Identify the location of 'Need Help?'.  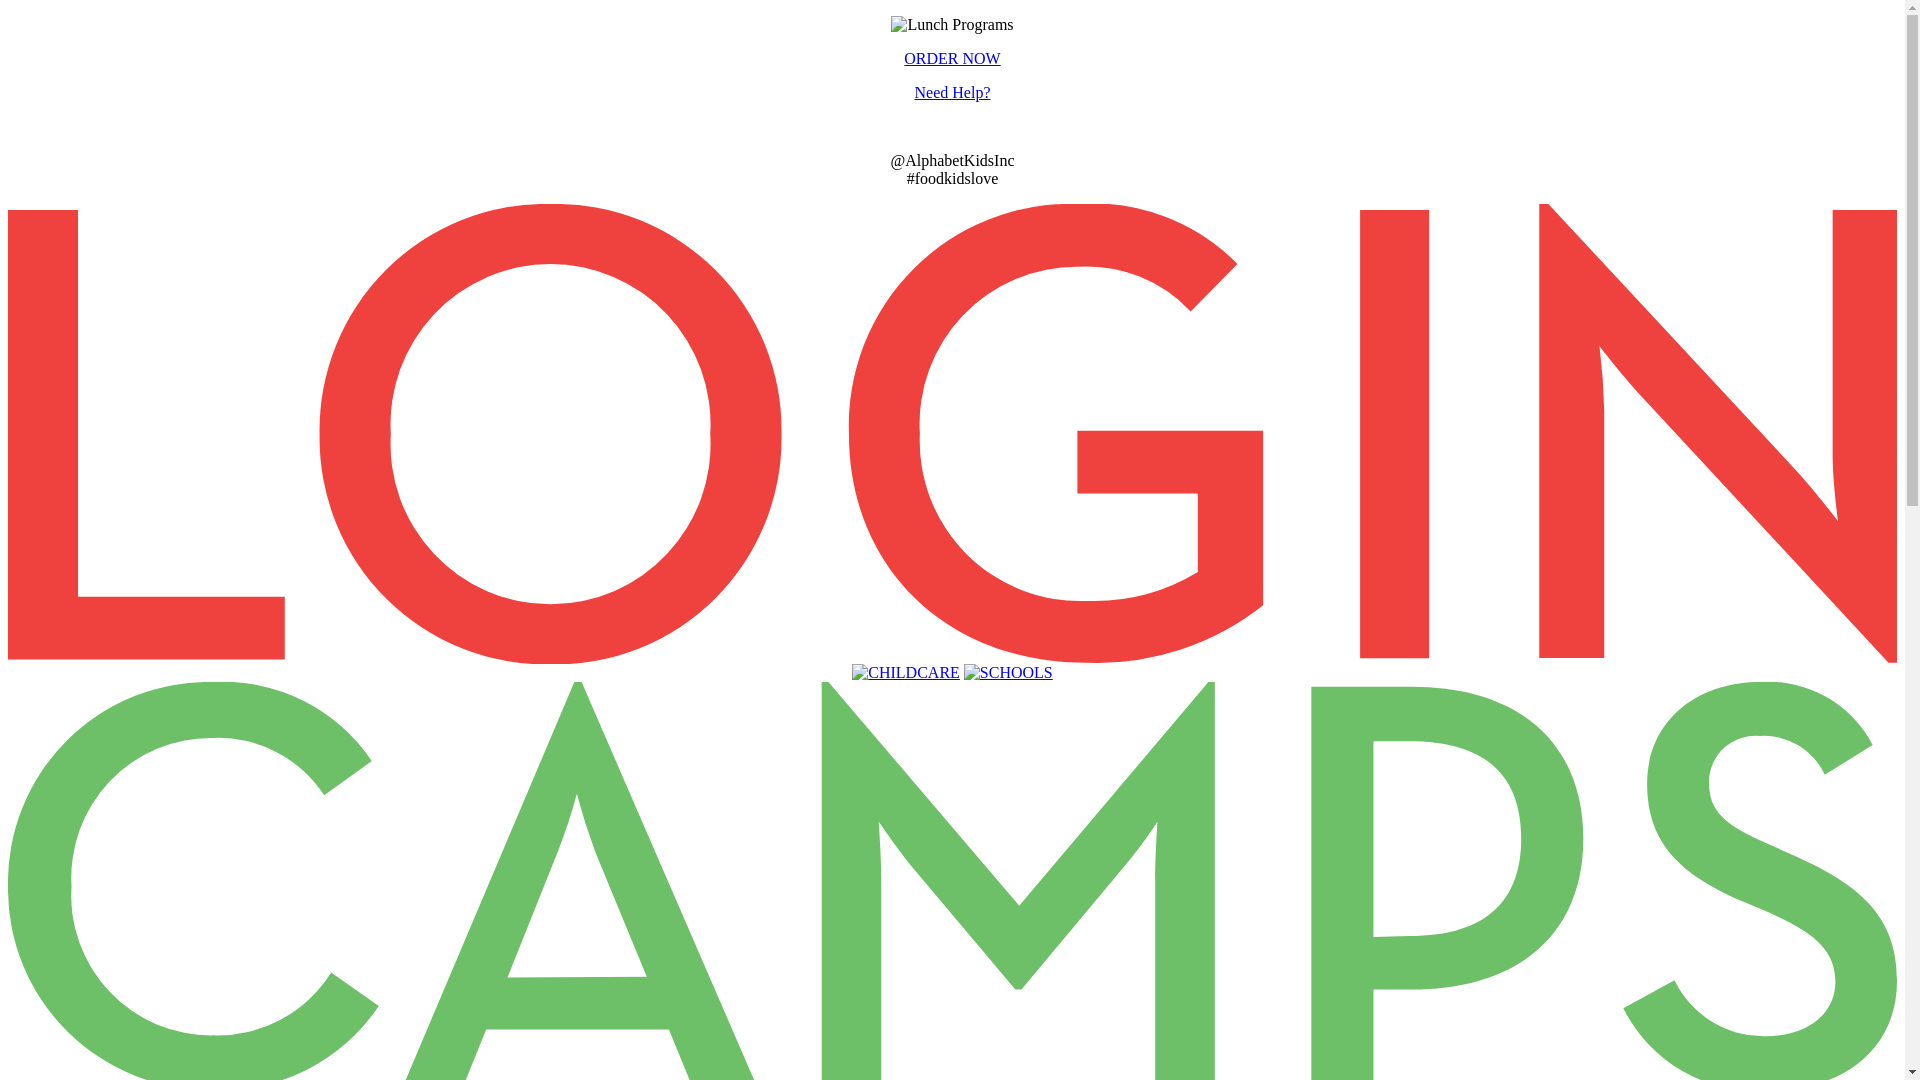
(914, 92).